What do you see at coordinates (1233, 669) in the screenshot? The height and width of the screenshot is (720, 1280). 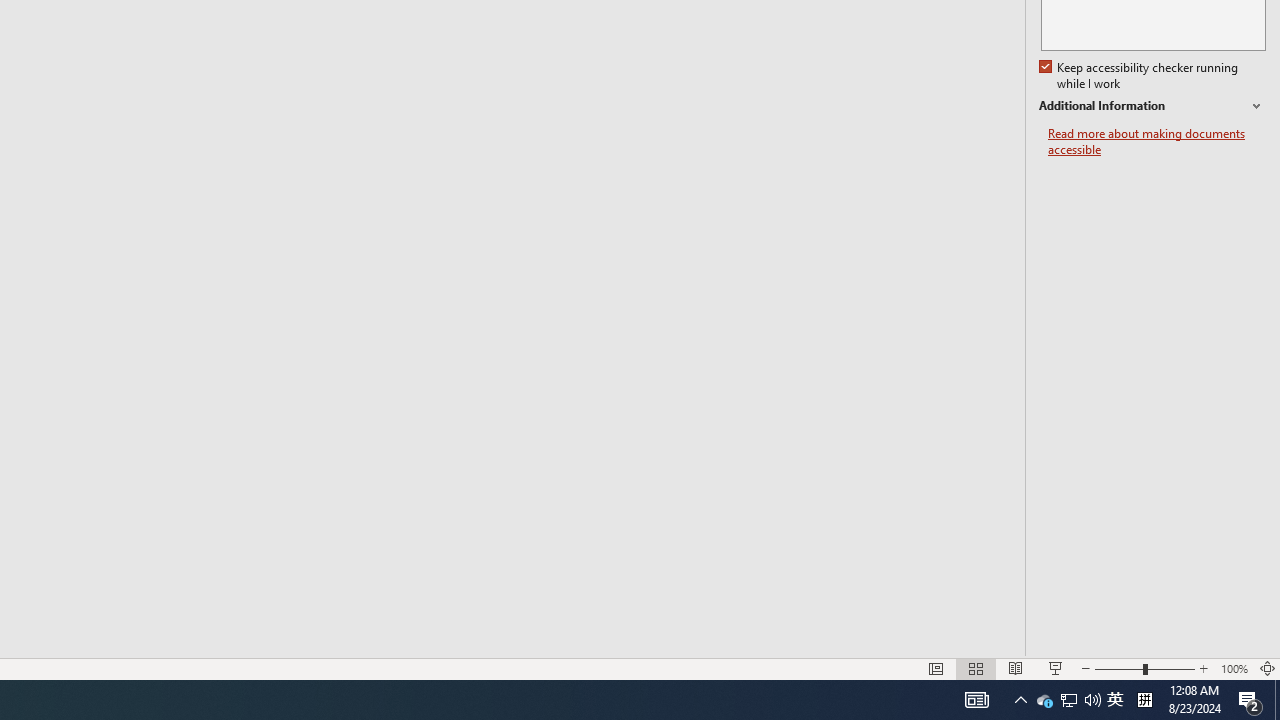 I see `'Zoom 100%'` at bounding box center [1233, 669].